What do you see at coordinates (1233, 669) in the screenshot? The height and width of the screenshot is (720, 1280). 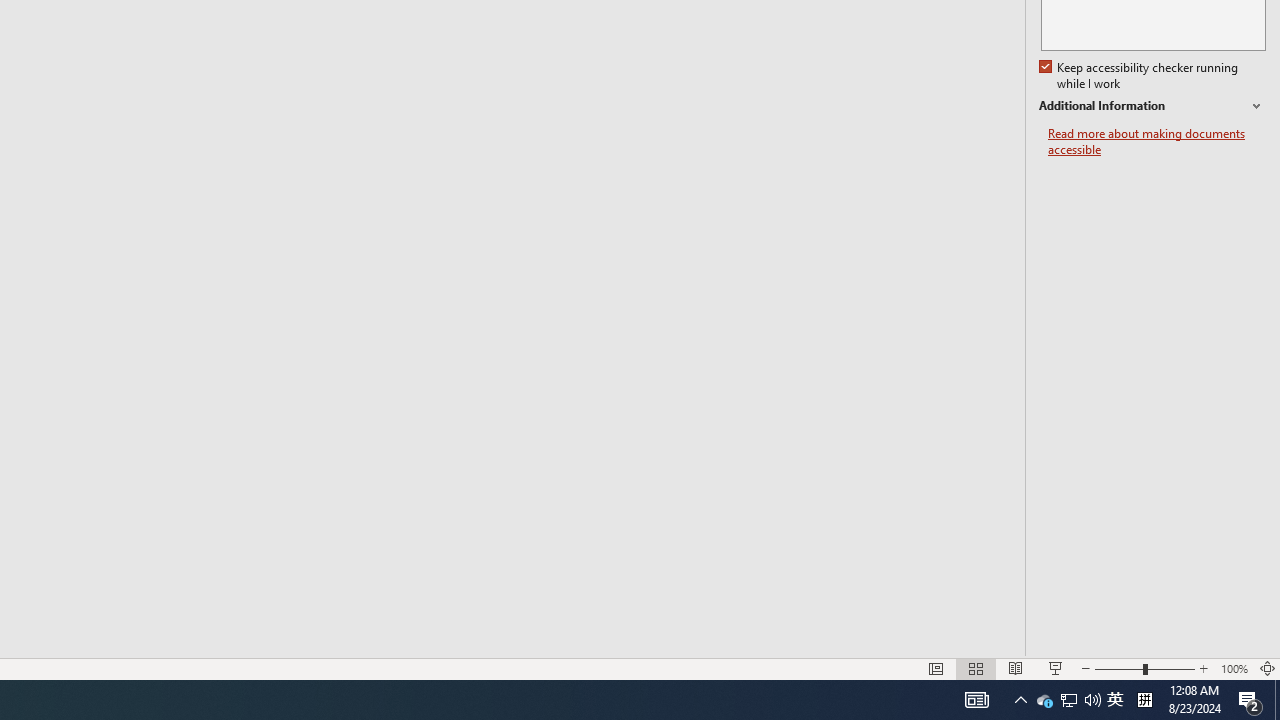 I see `'Zoom 100%'` at bounding box center [1233, 669].